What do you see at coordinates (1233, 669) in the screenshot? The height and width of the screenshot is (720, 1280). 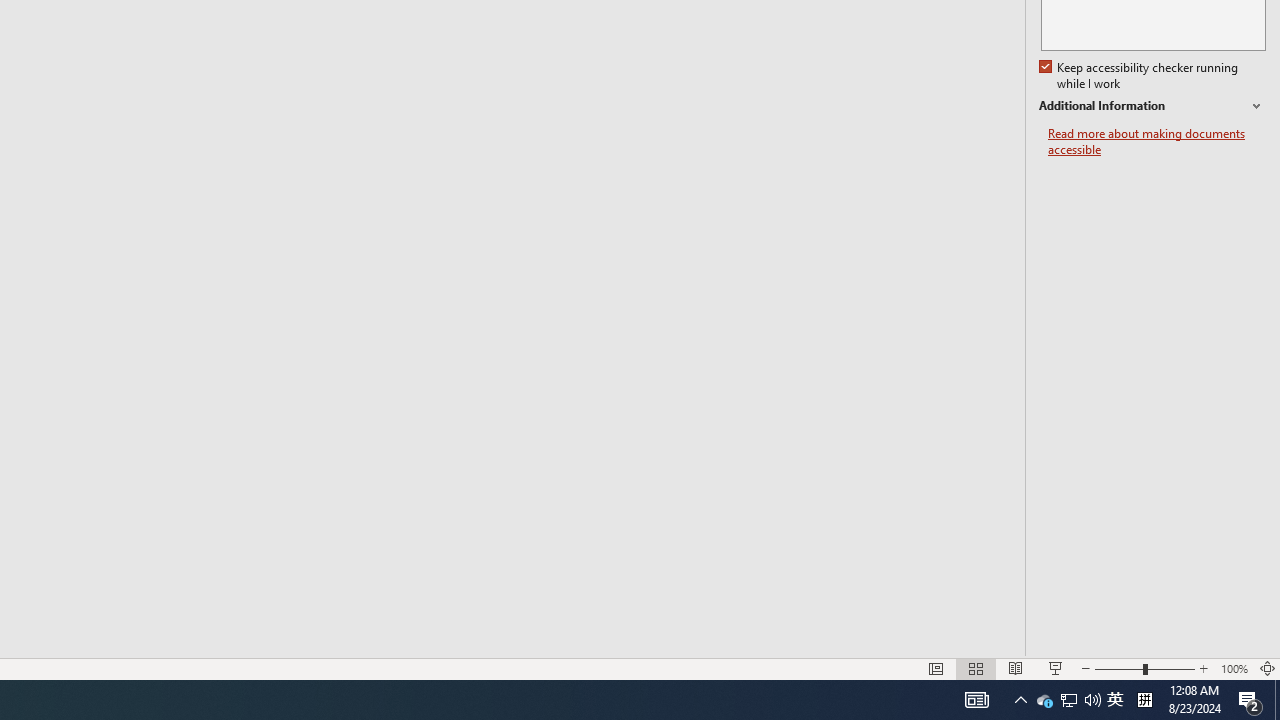 I see `'Zoom 100%'` at bounding box center [1233, 669].